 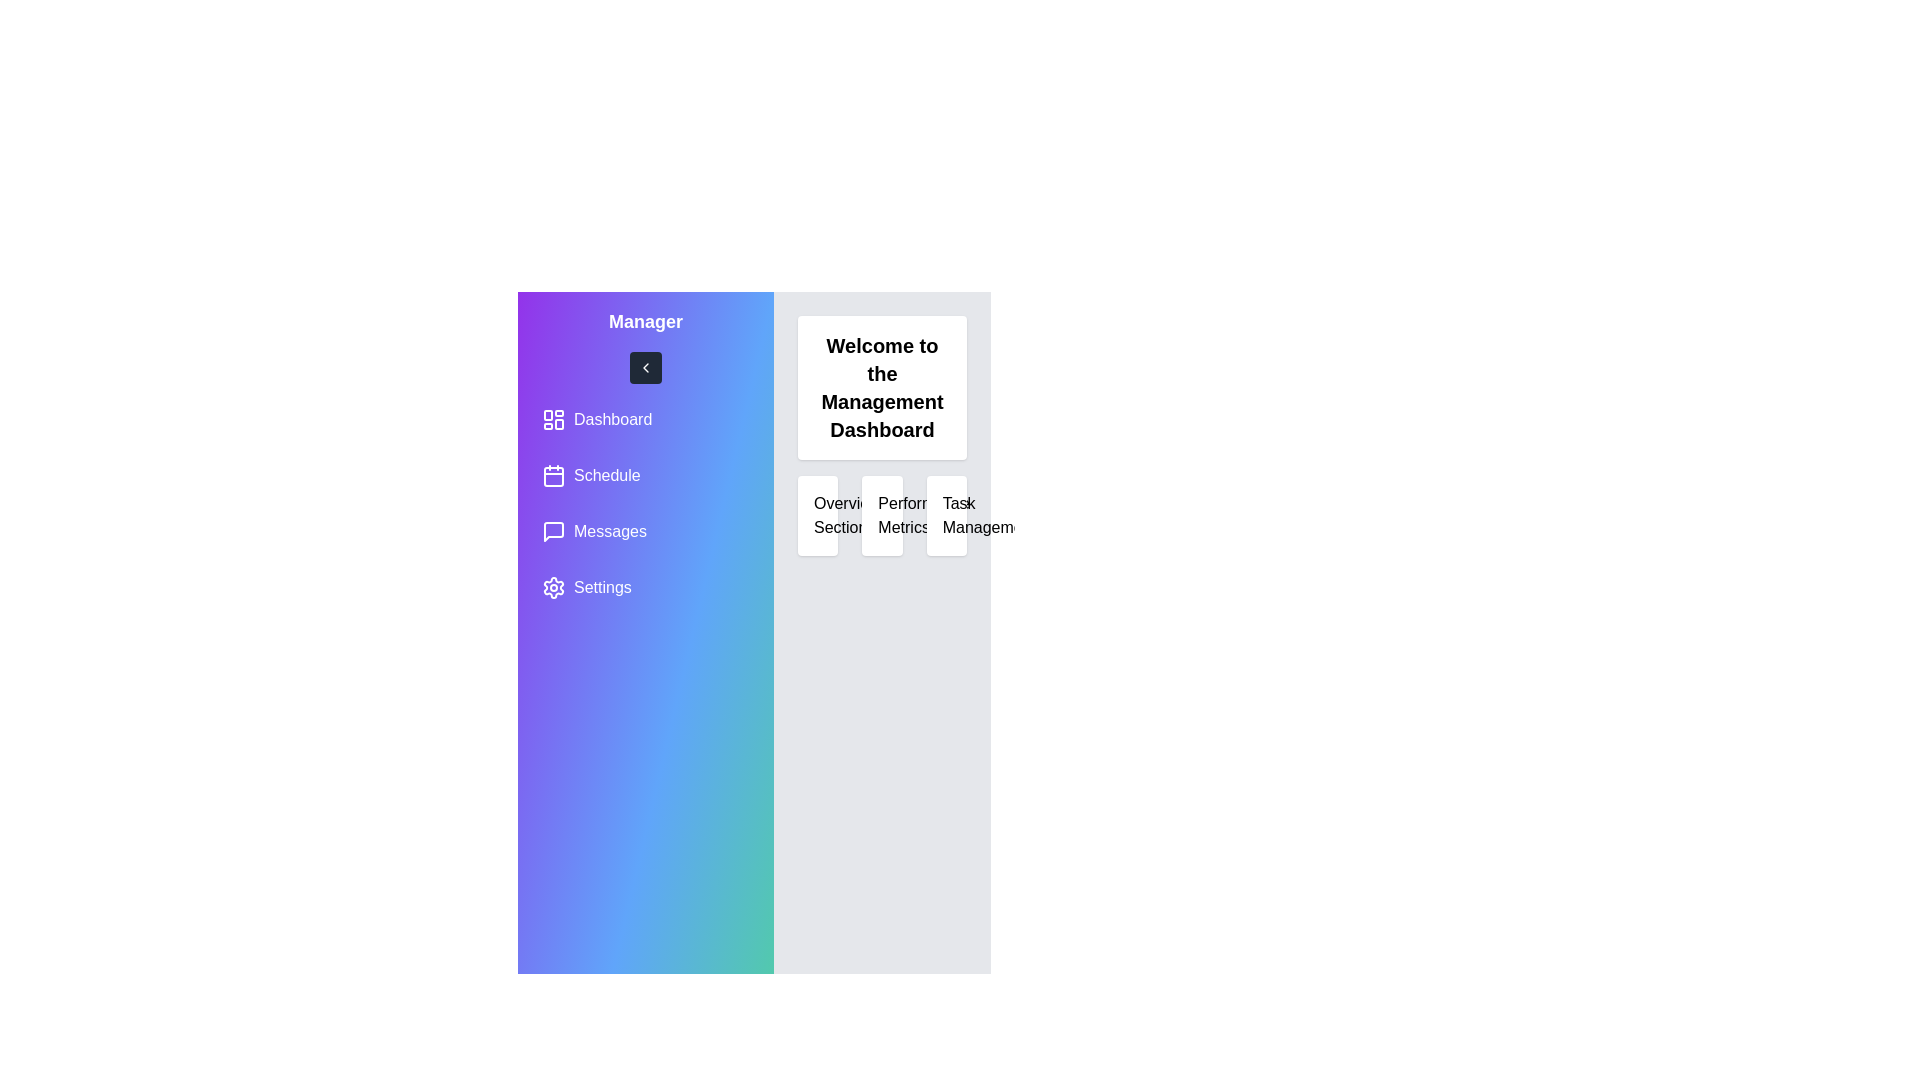 I want to click on the 'Settings' button located in the side navigation panel to activate it for keyboard interaction, so click(x=646, y=586).